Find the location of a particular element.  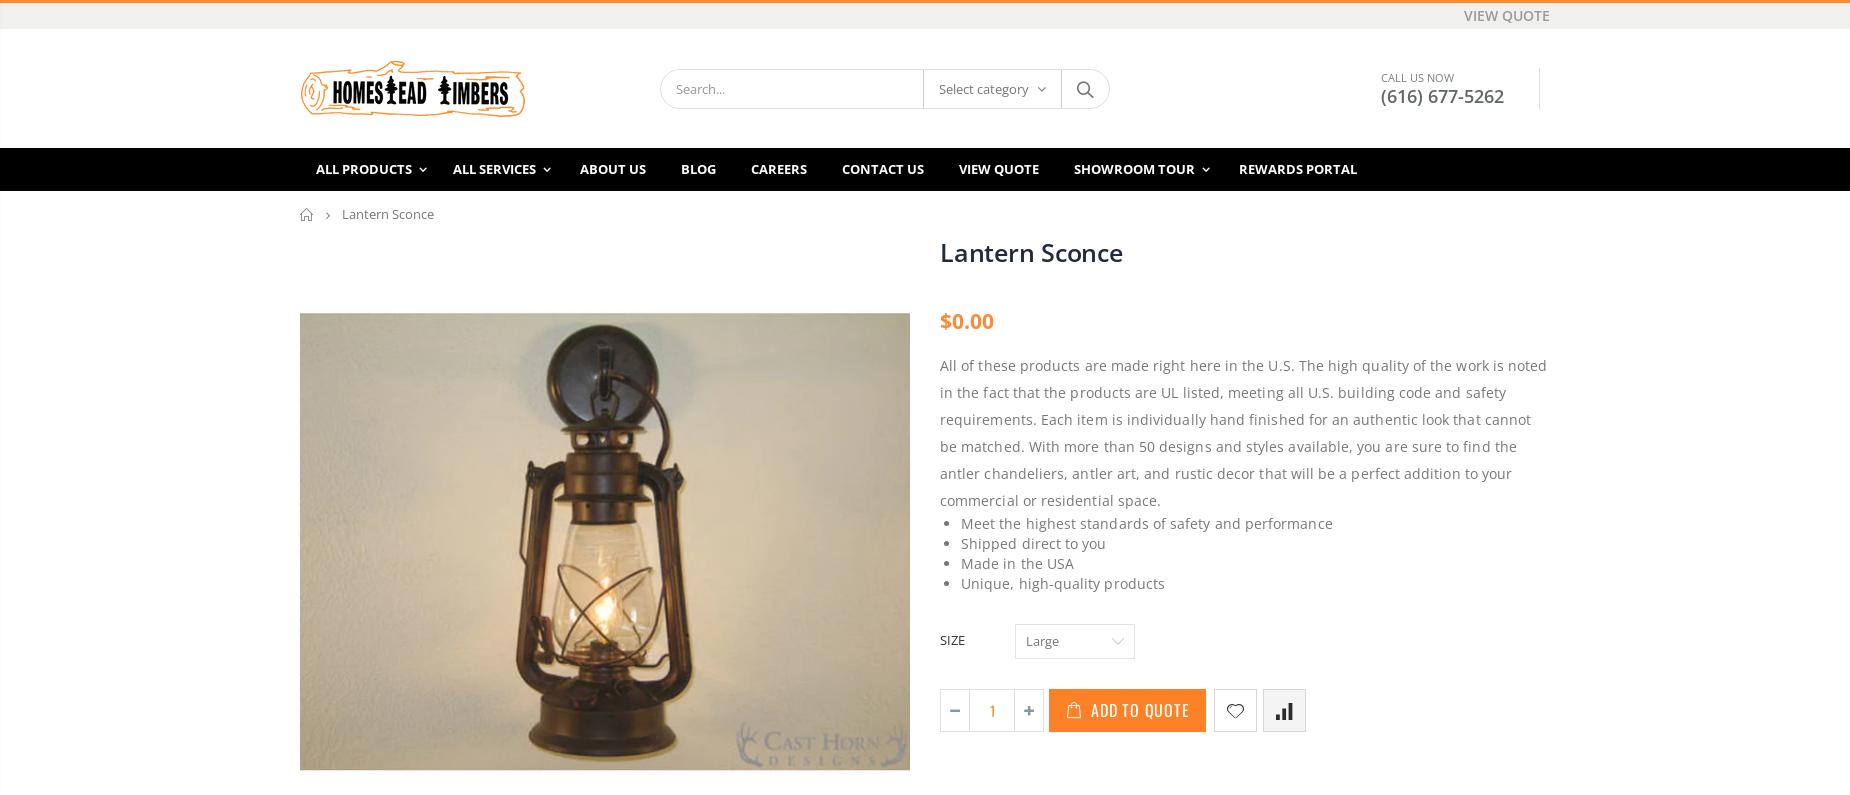

'RAILING AND STAIRS' is located at coordinates (808, 627).